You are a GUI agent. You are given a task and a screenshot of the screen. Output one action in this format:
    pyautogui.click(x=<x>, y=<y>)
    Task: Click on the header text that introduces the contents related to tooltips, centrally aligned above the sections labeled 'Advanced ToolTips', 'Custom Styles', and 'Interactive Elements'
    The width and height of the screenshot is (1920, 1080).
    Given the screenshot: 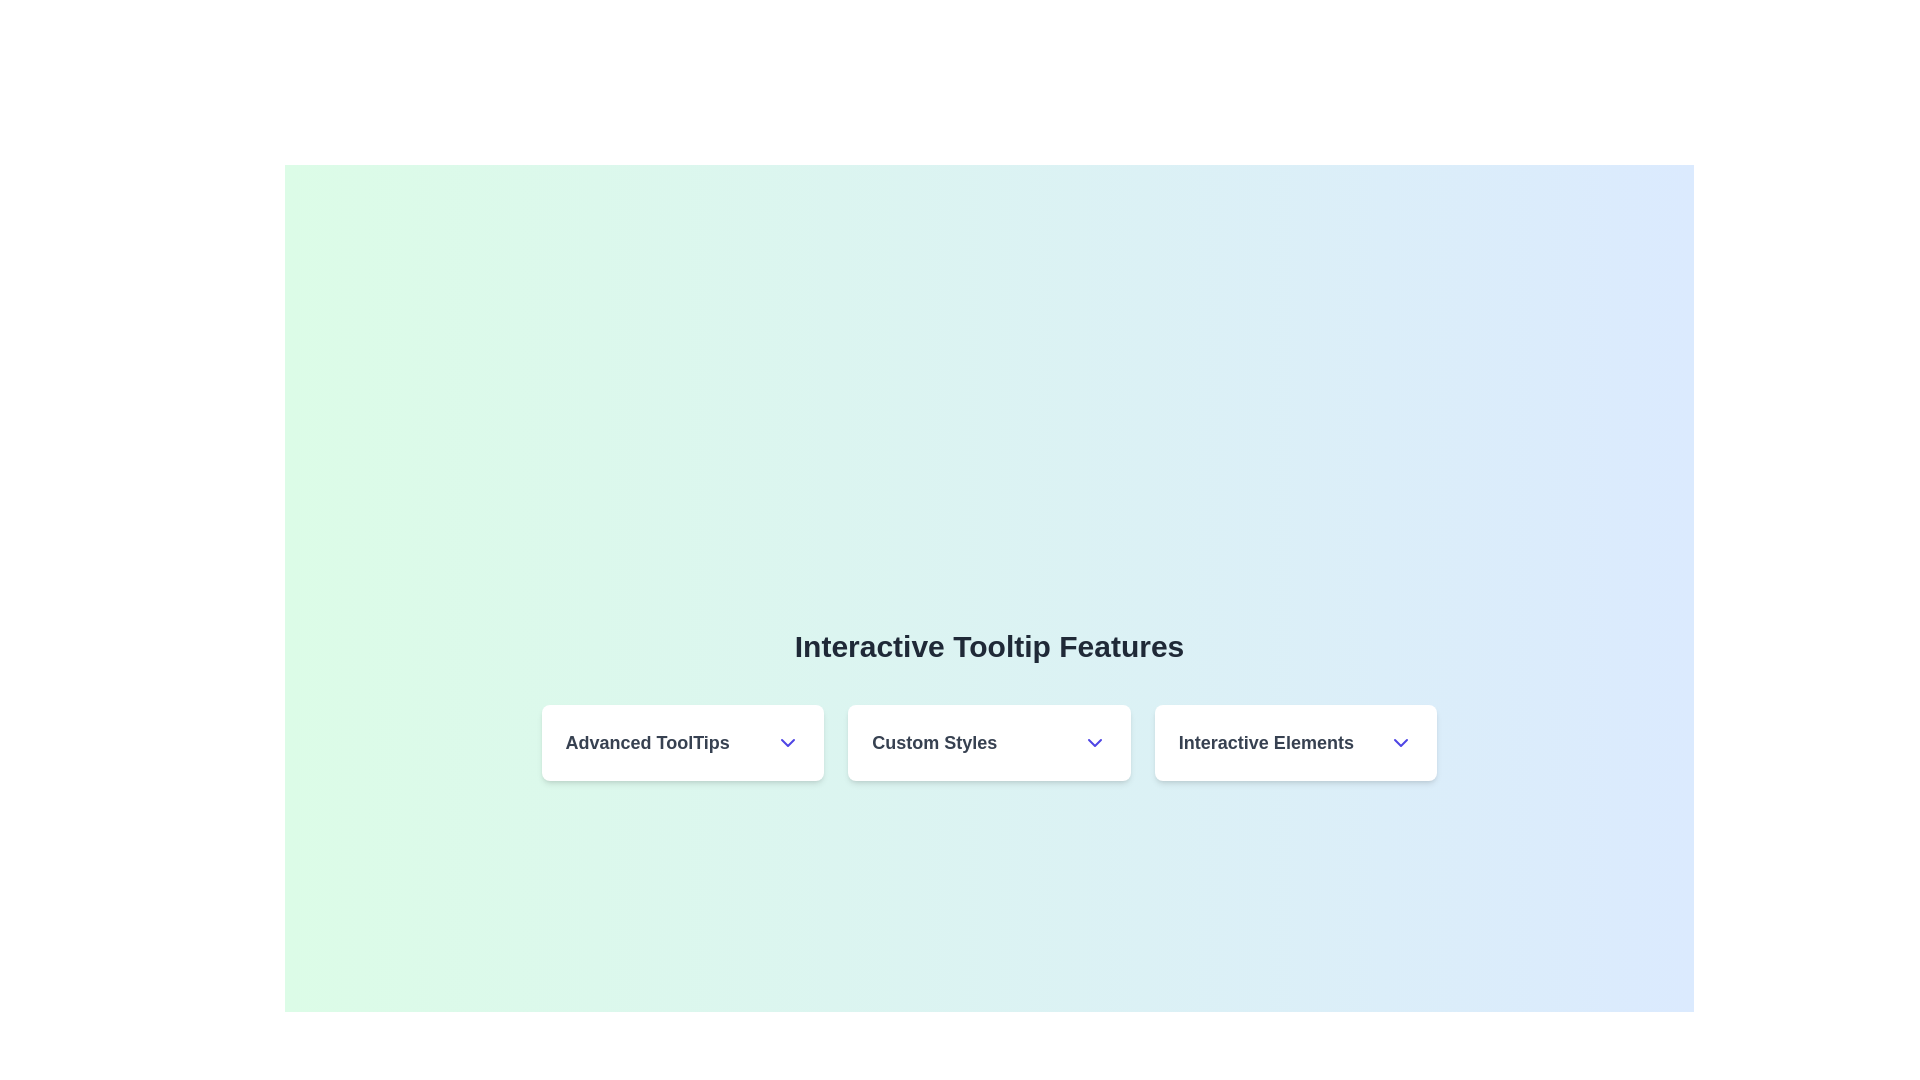 What is the action you would take?
    pyautogui.click(x=989, y=647)
    